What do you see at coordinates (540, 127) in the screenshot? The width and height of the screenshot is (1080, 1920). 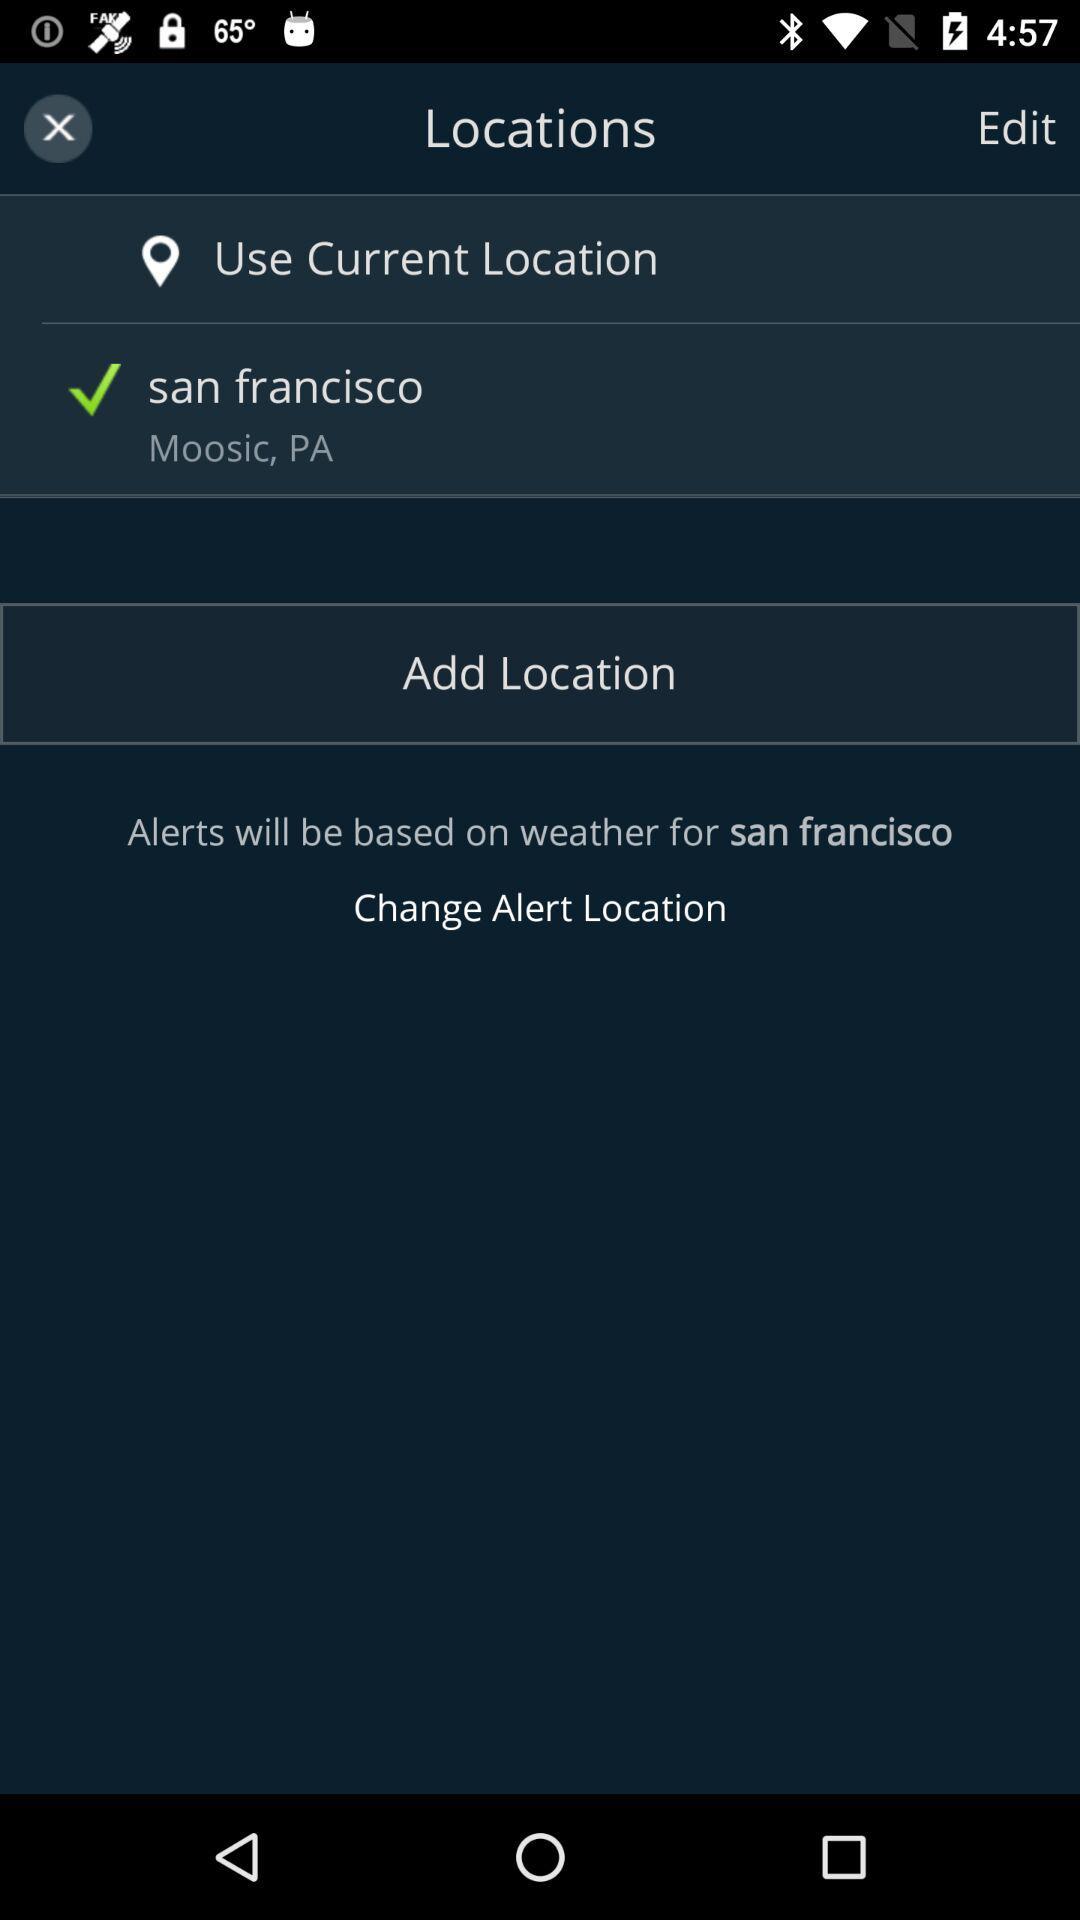 I see `locations sharing button` at bounding box center [540, 127].